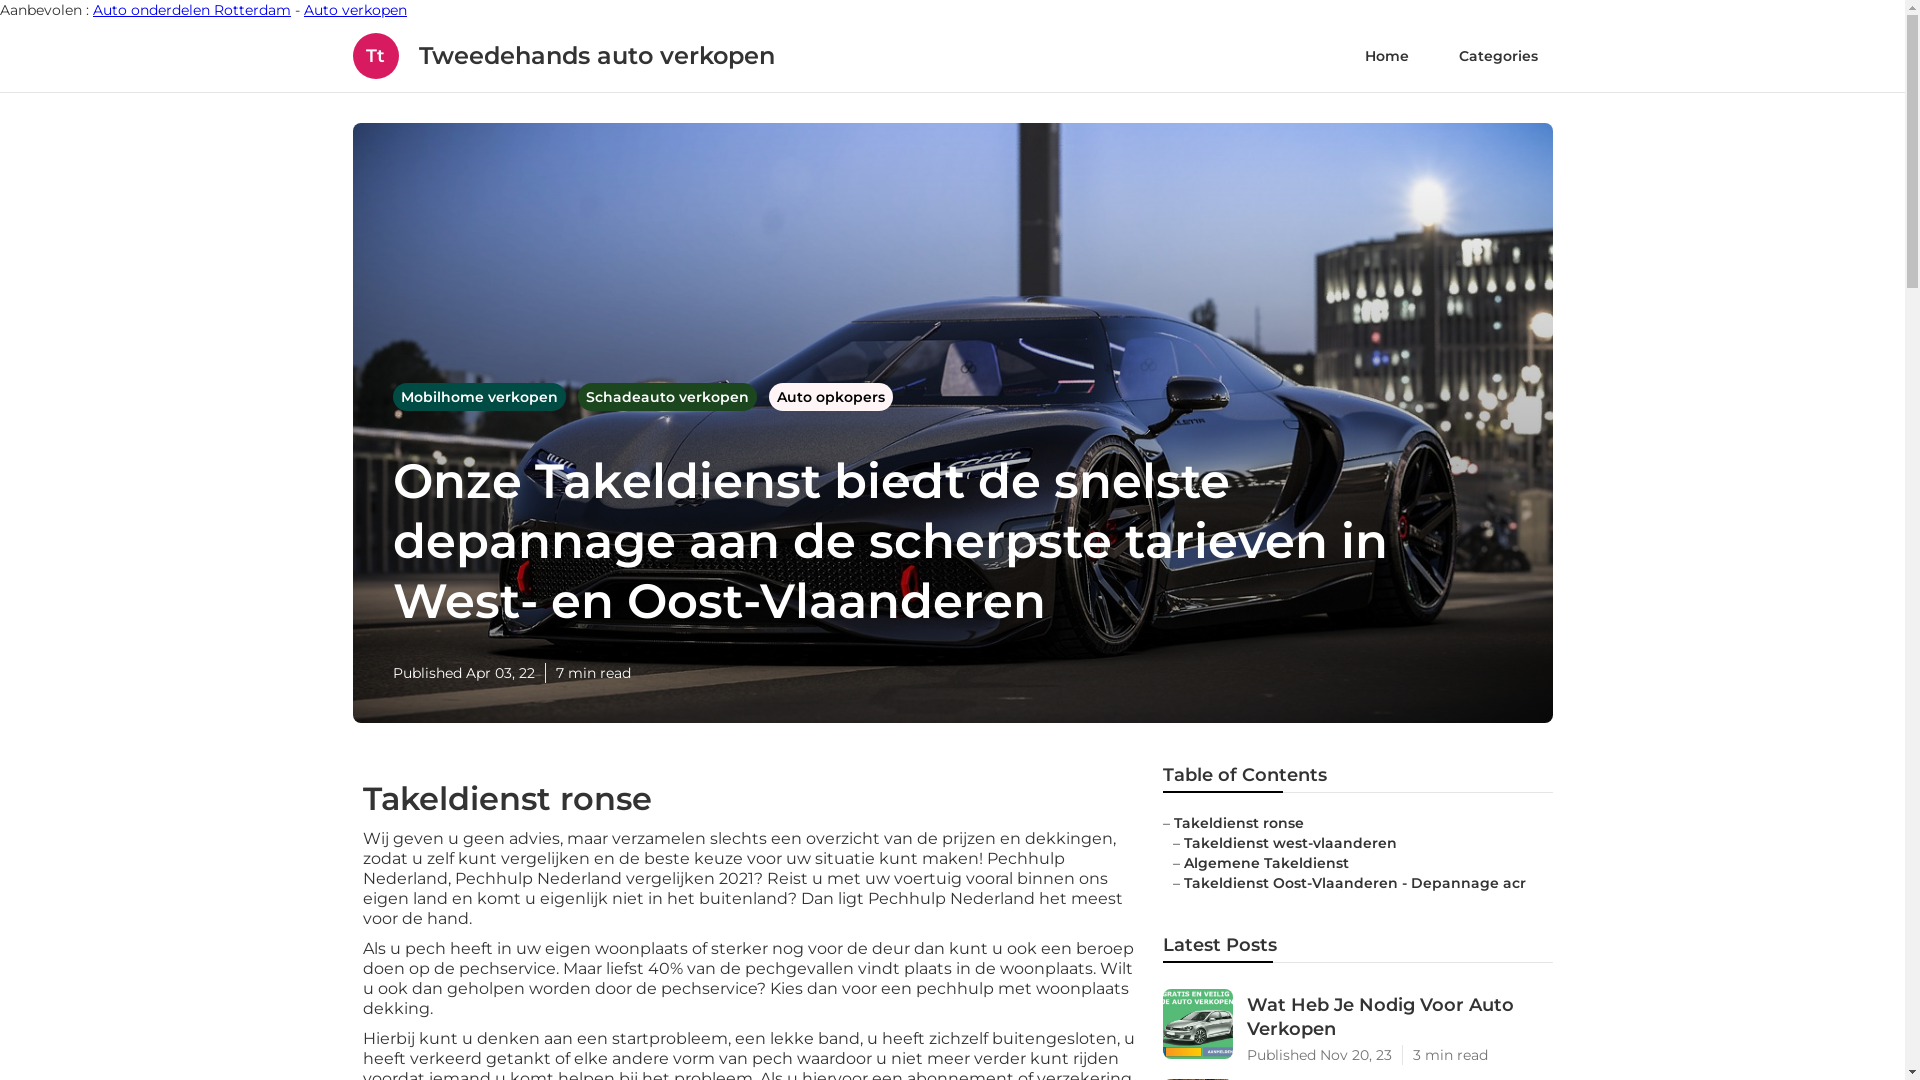  Describe the element at coordinates (392, 397) in the screenshot. I see `'Mobilhome verkopen'` at that location.